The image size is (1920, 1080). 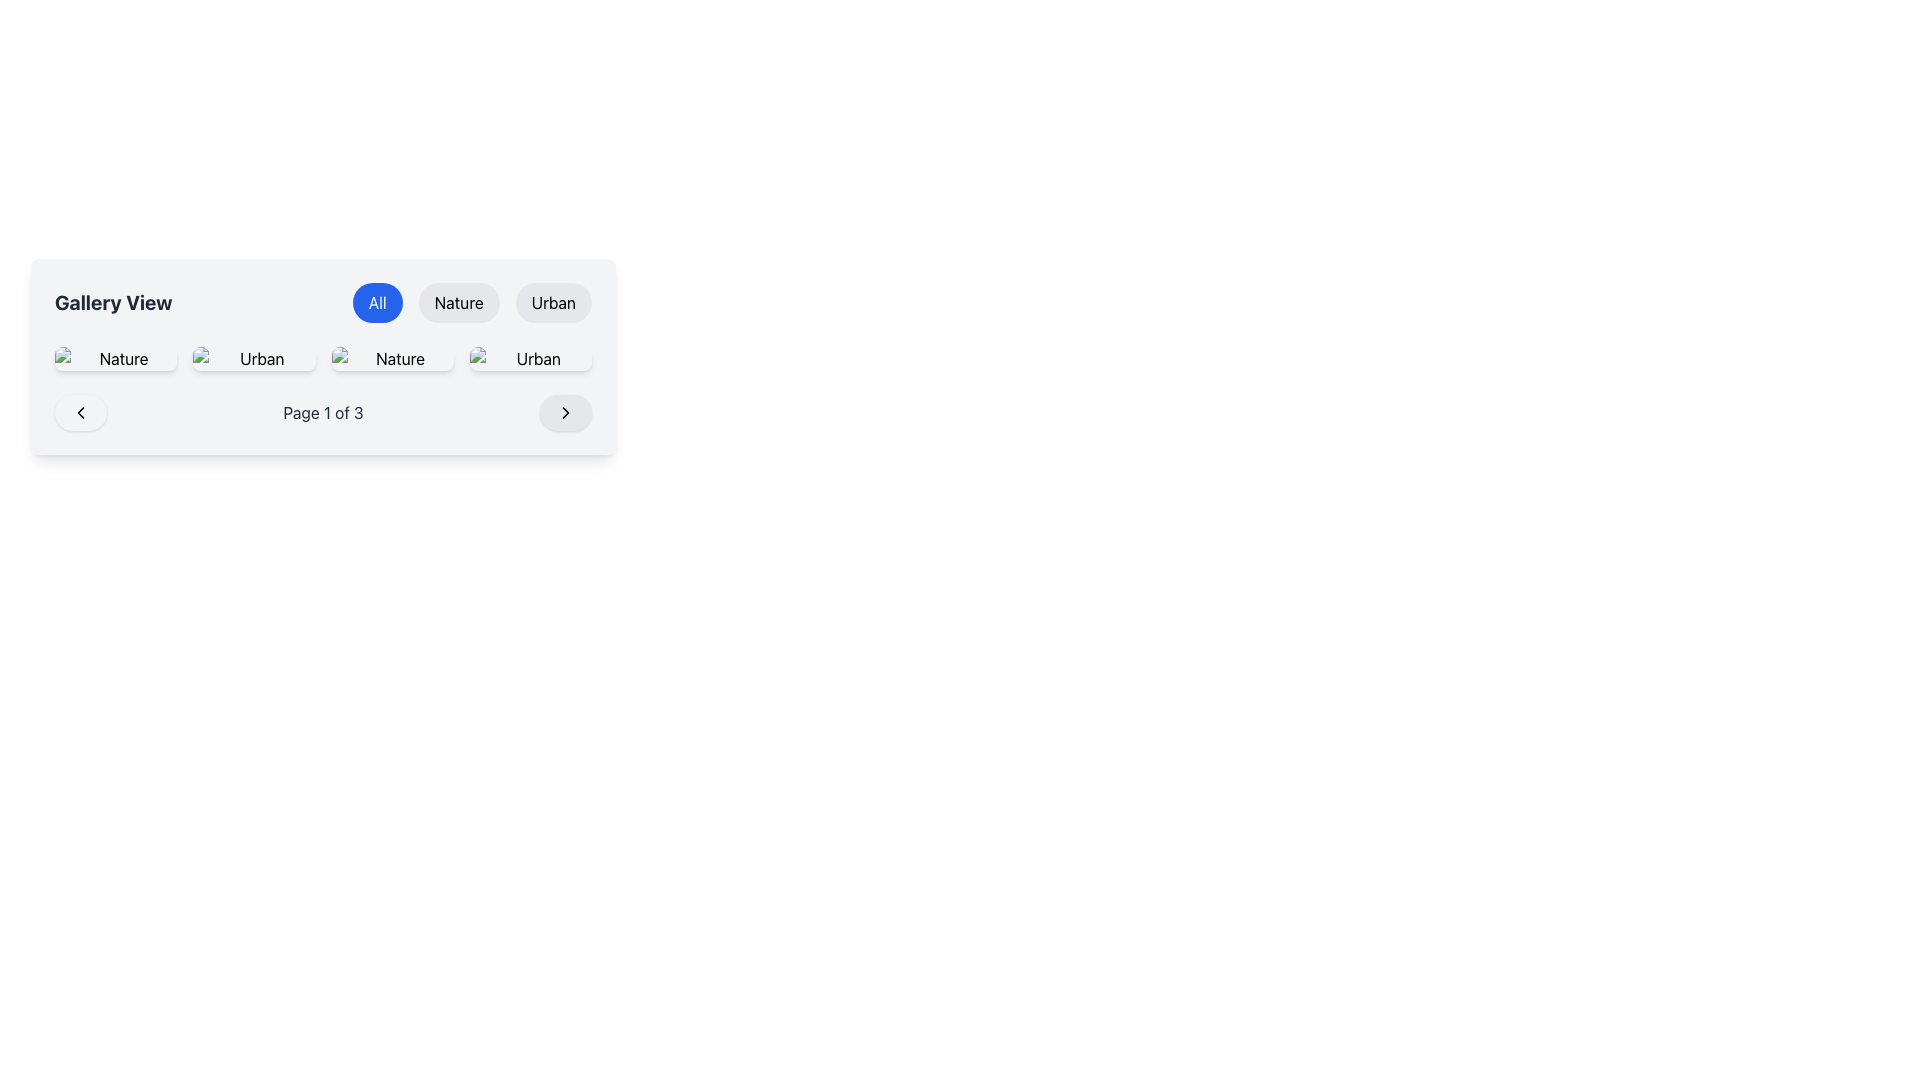 I want to click on the 'Nature' image placeholder element, which is a squarish thumbnail with rounded corners and a label below it, so click(x=392, y=357).